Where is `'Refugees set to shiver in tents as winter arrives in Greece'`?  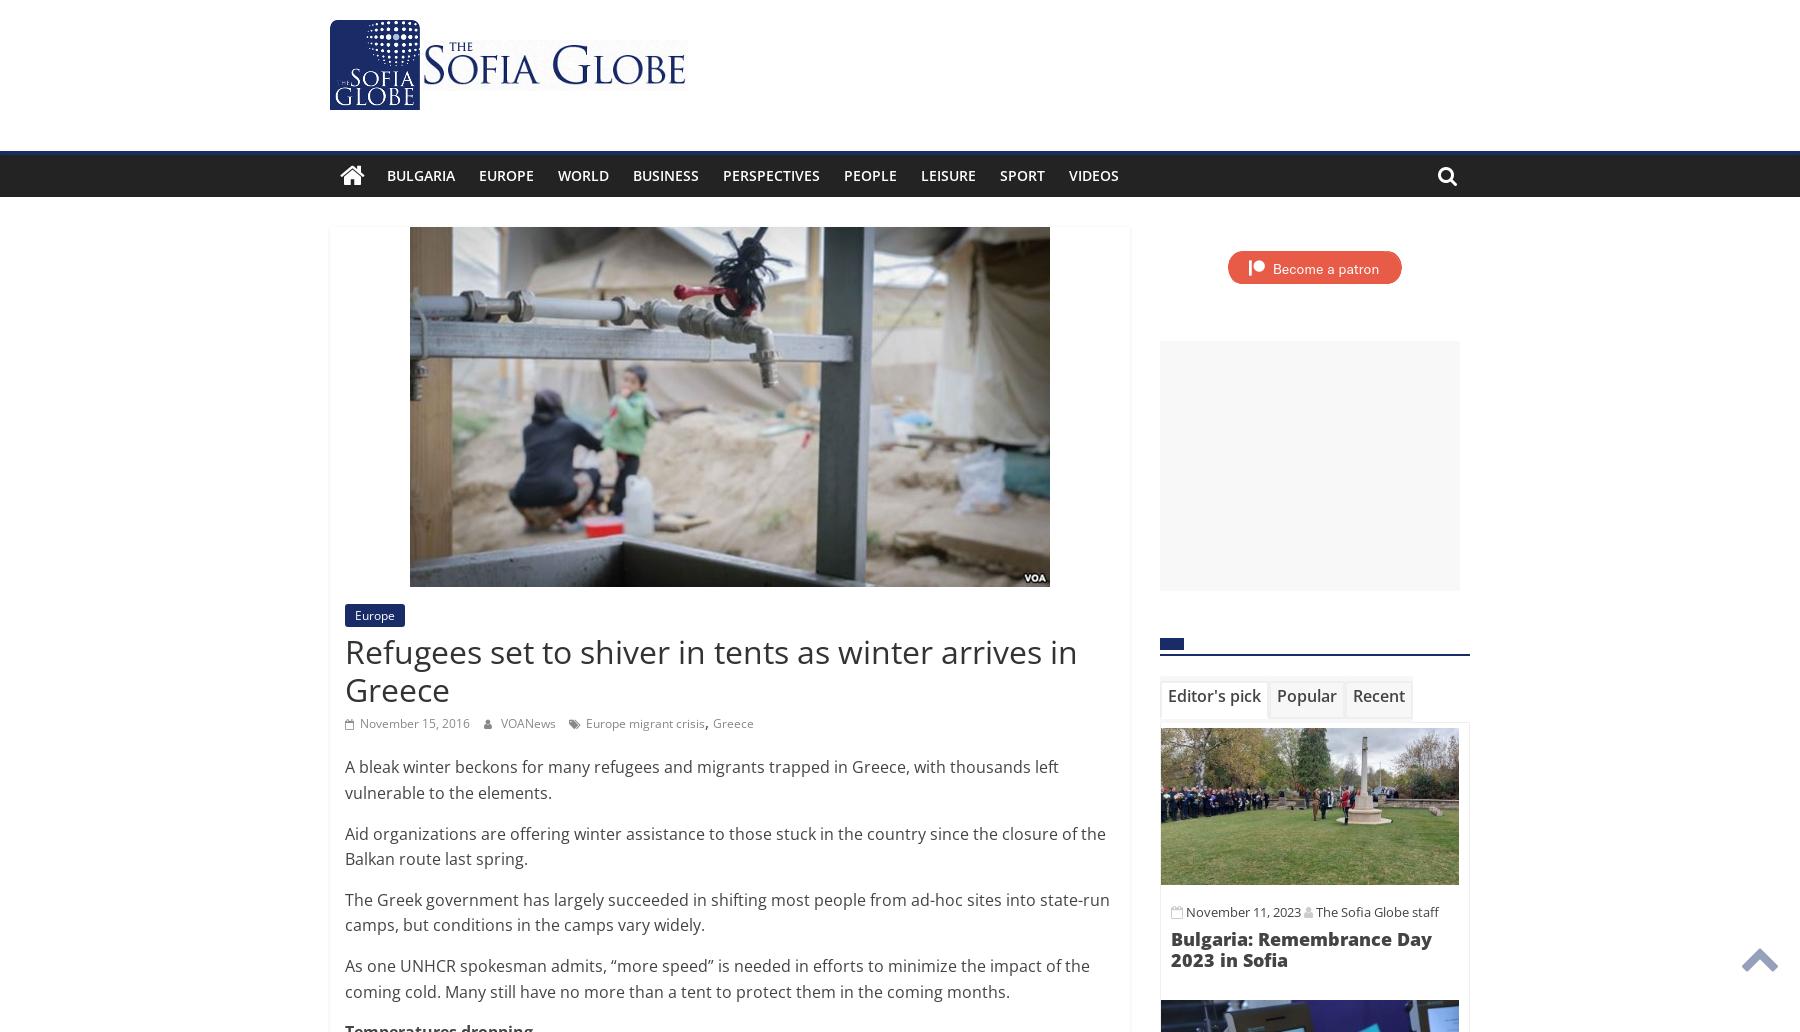
'Refugees set to shiver in tents as winter arrives in Greece' is located at coordinates (710, 668).